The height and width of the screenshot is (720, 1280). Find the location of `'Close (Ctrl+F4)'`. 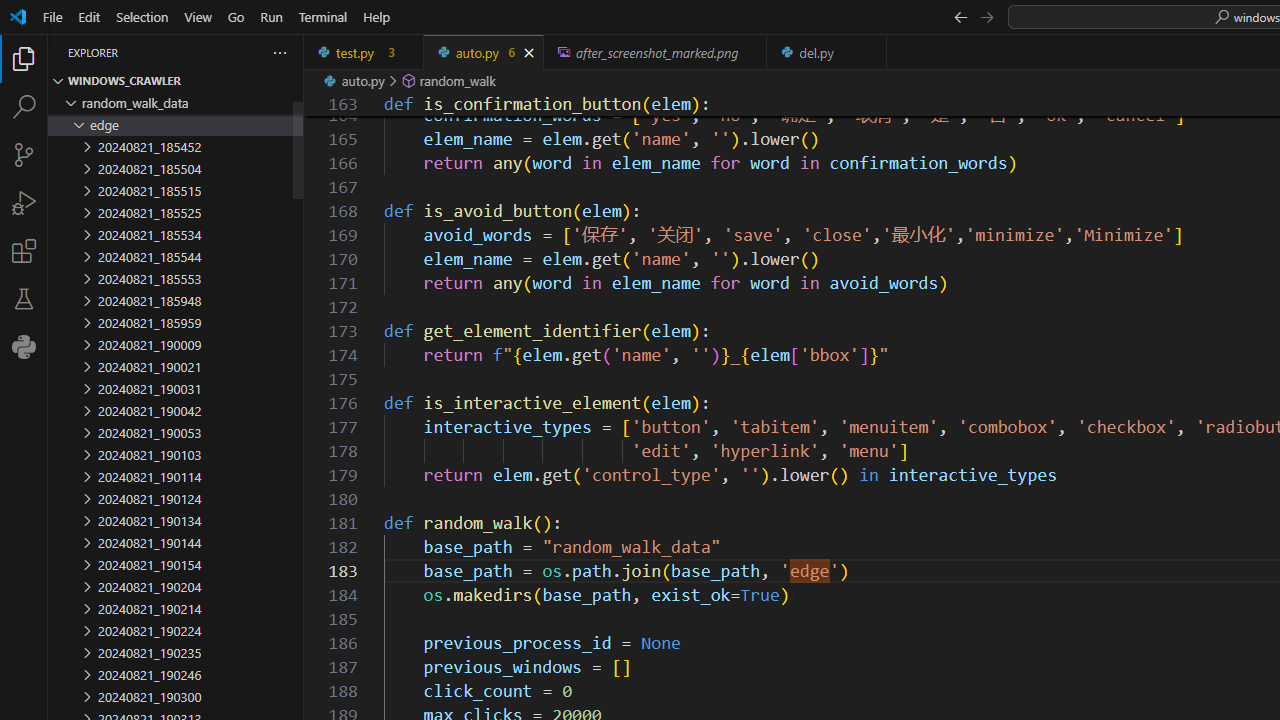

'Close (Ctrl+F4)' is located at coordinates (872, 51).